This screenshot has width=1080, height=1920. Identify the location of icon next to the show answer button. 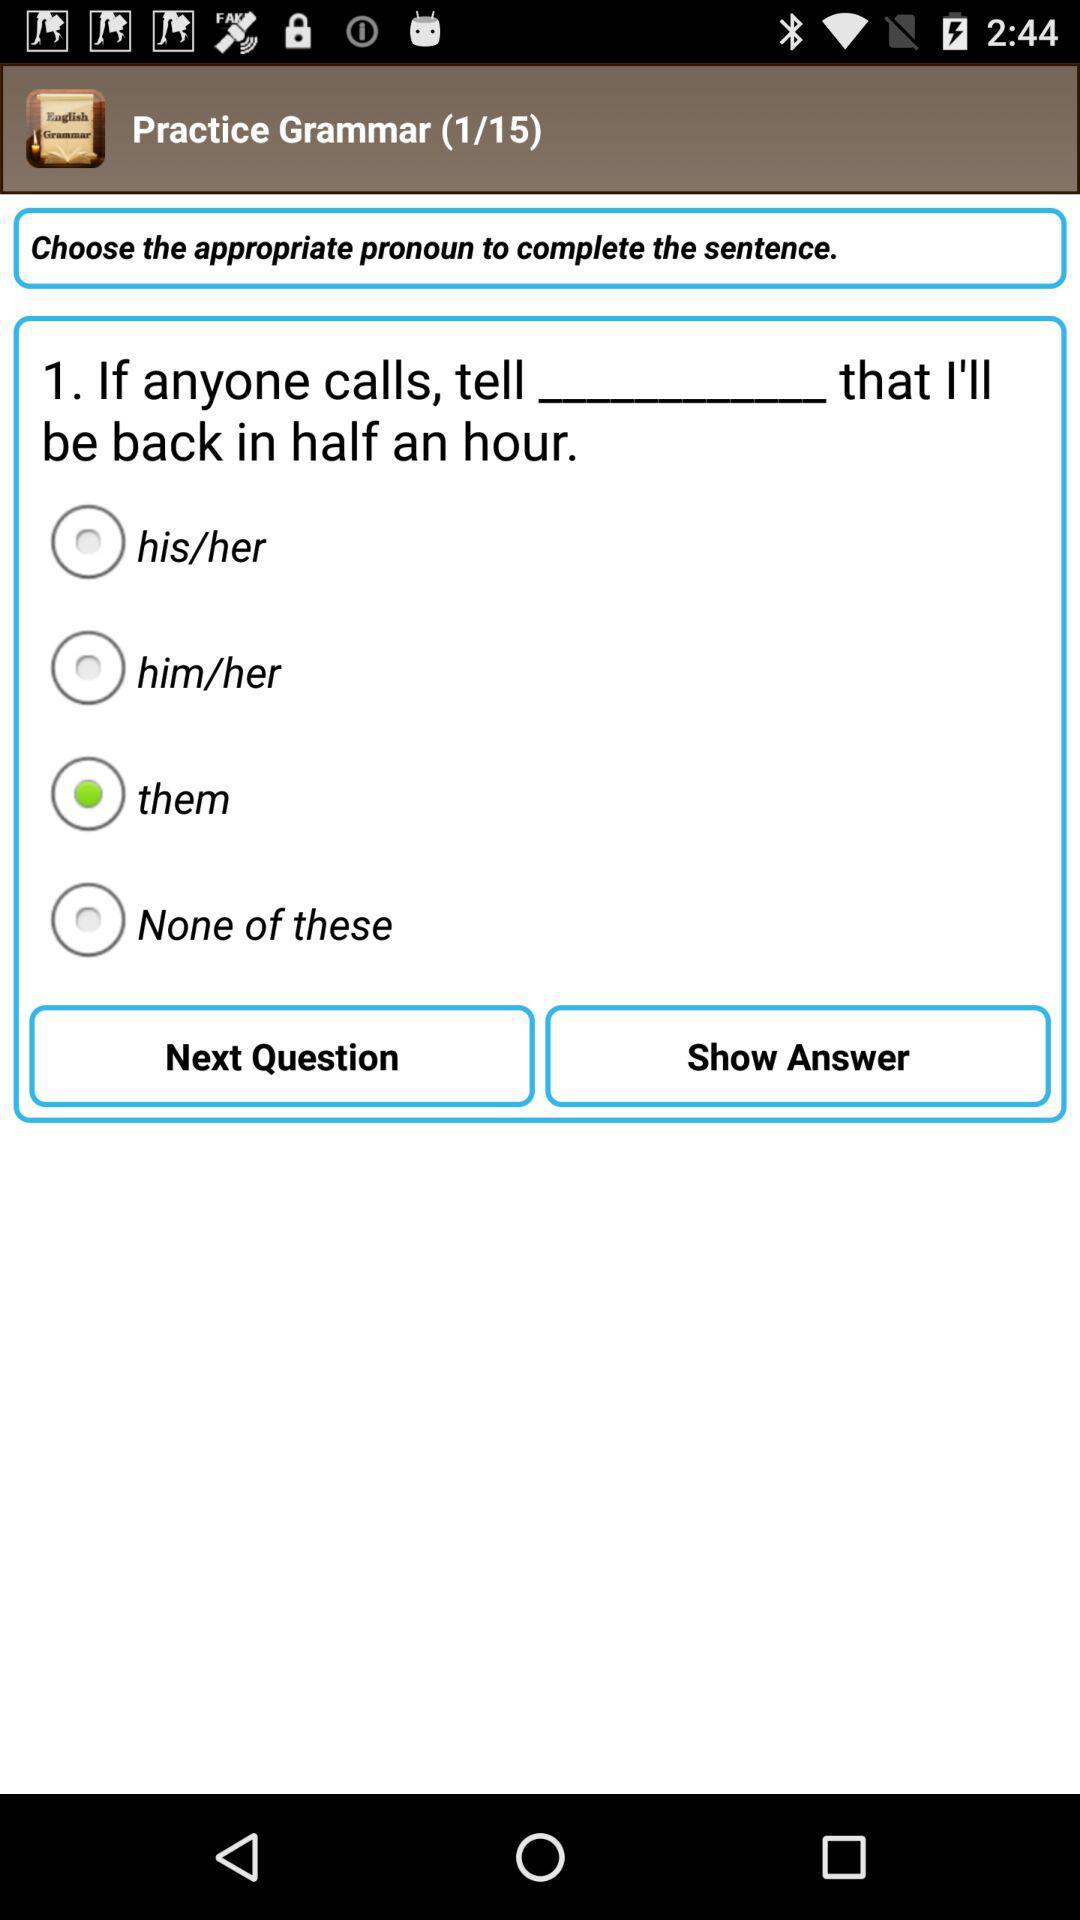
(215, 922).